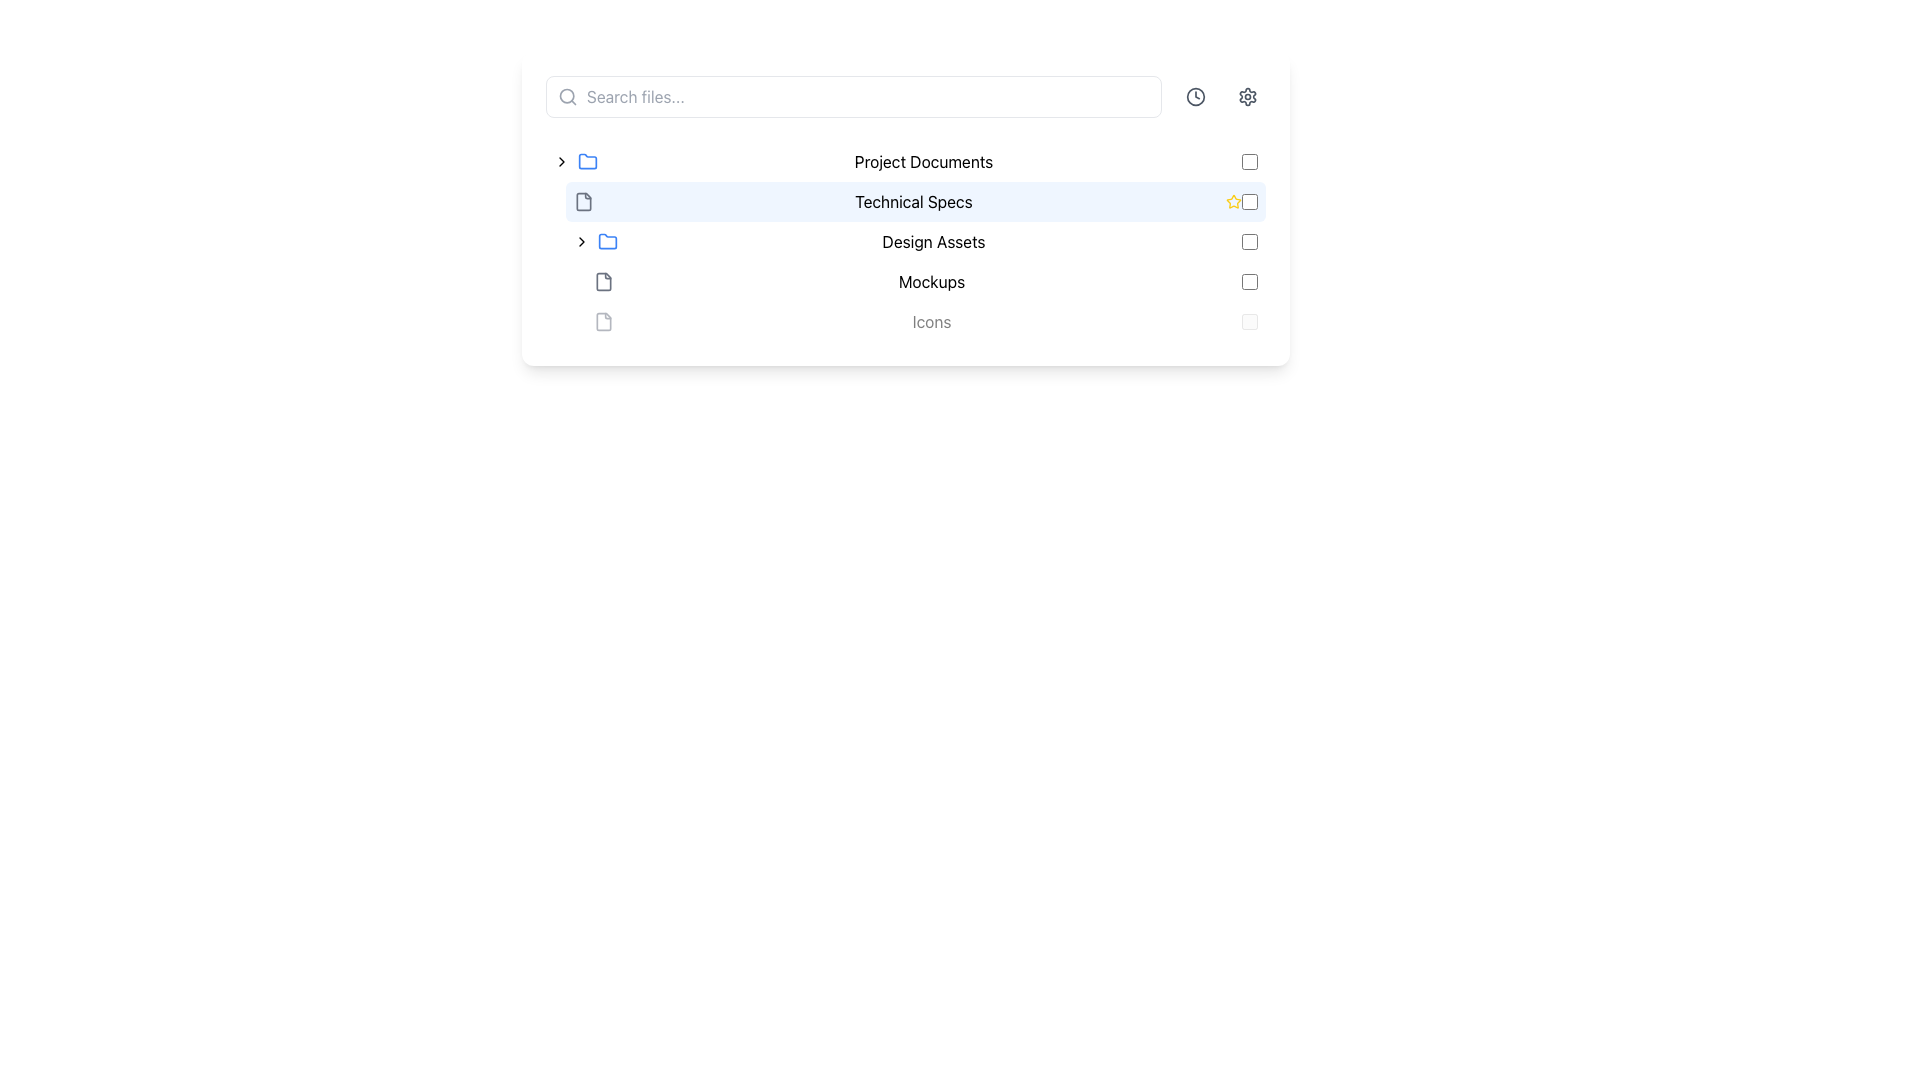 The width and height of the screenshot is (1920, 1080). What do you see at coordinates (560, 161) in the screenshot?
I see `the toggle chevron icon` at bounding box center [560, 161].